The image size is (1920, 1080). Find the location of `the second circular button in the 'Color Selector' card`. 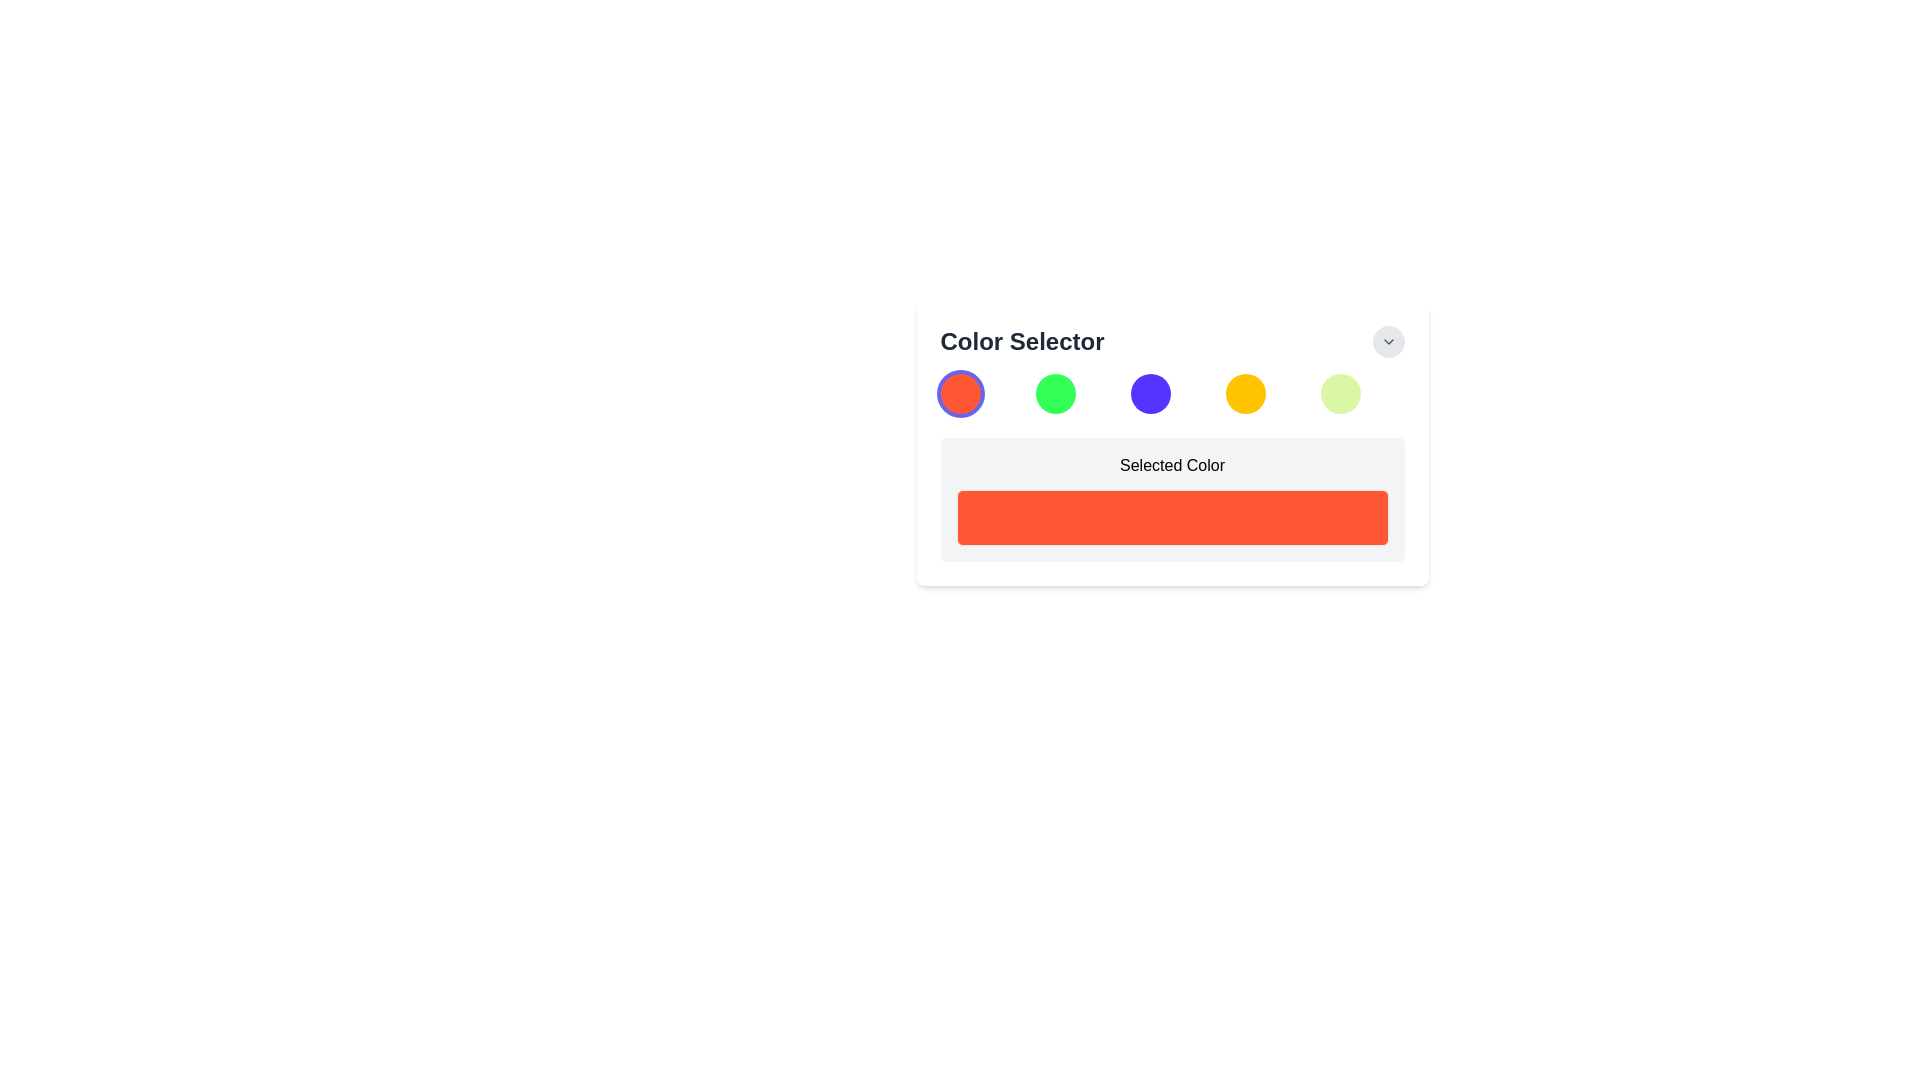

the second circular button in the 'Color Selector' card is located at coordinates (1054, 393).